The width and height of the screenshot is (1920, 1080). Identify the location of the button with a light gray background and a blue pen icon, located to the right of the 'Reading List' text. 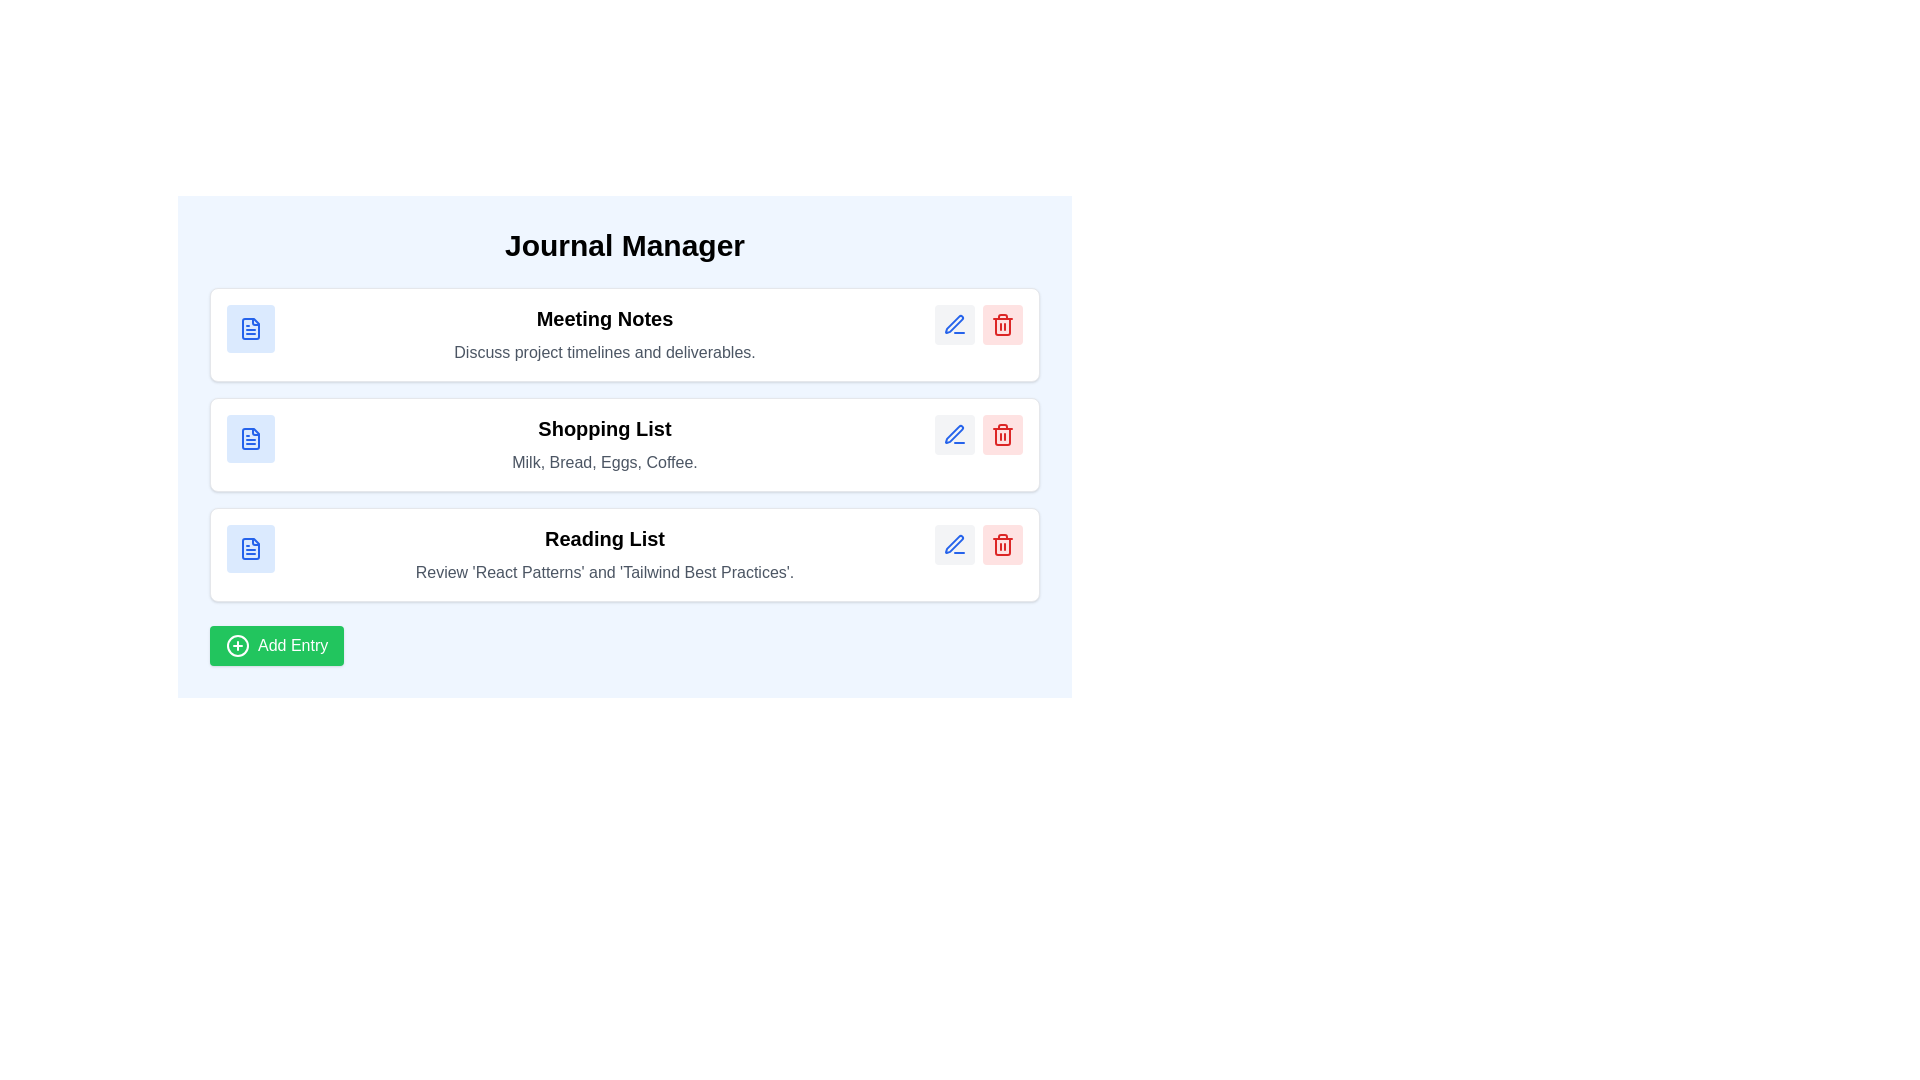
(954, 544).